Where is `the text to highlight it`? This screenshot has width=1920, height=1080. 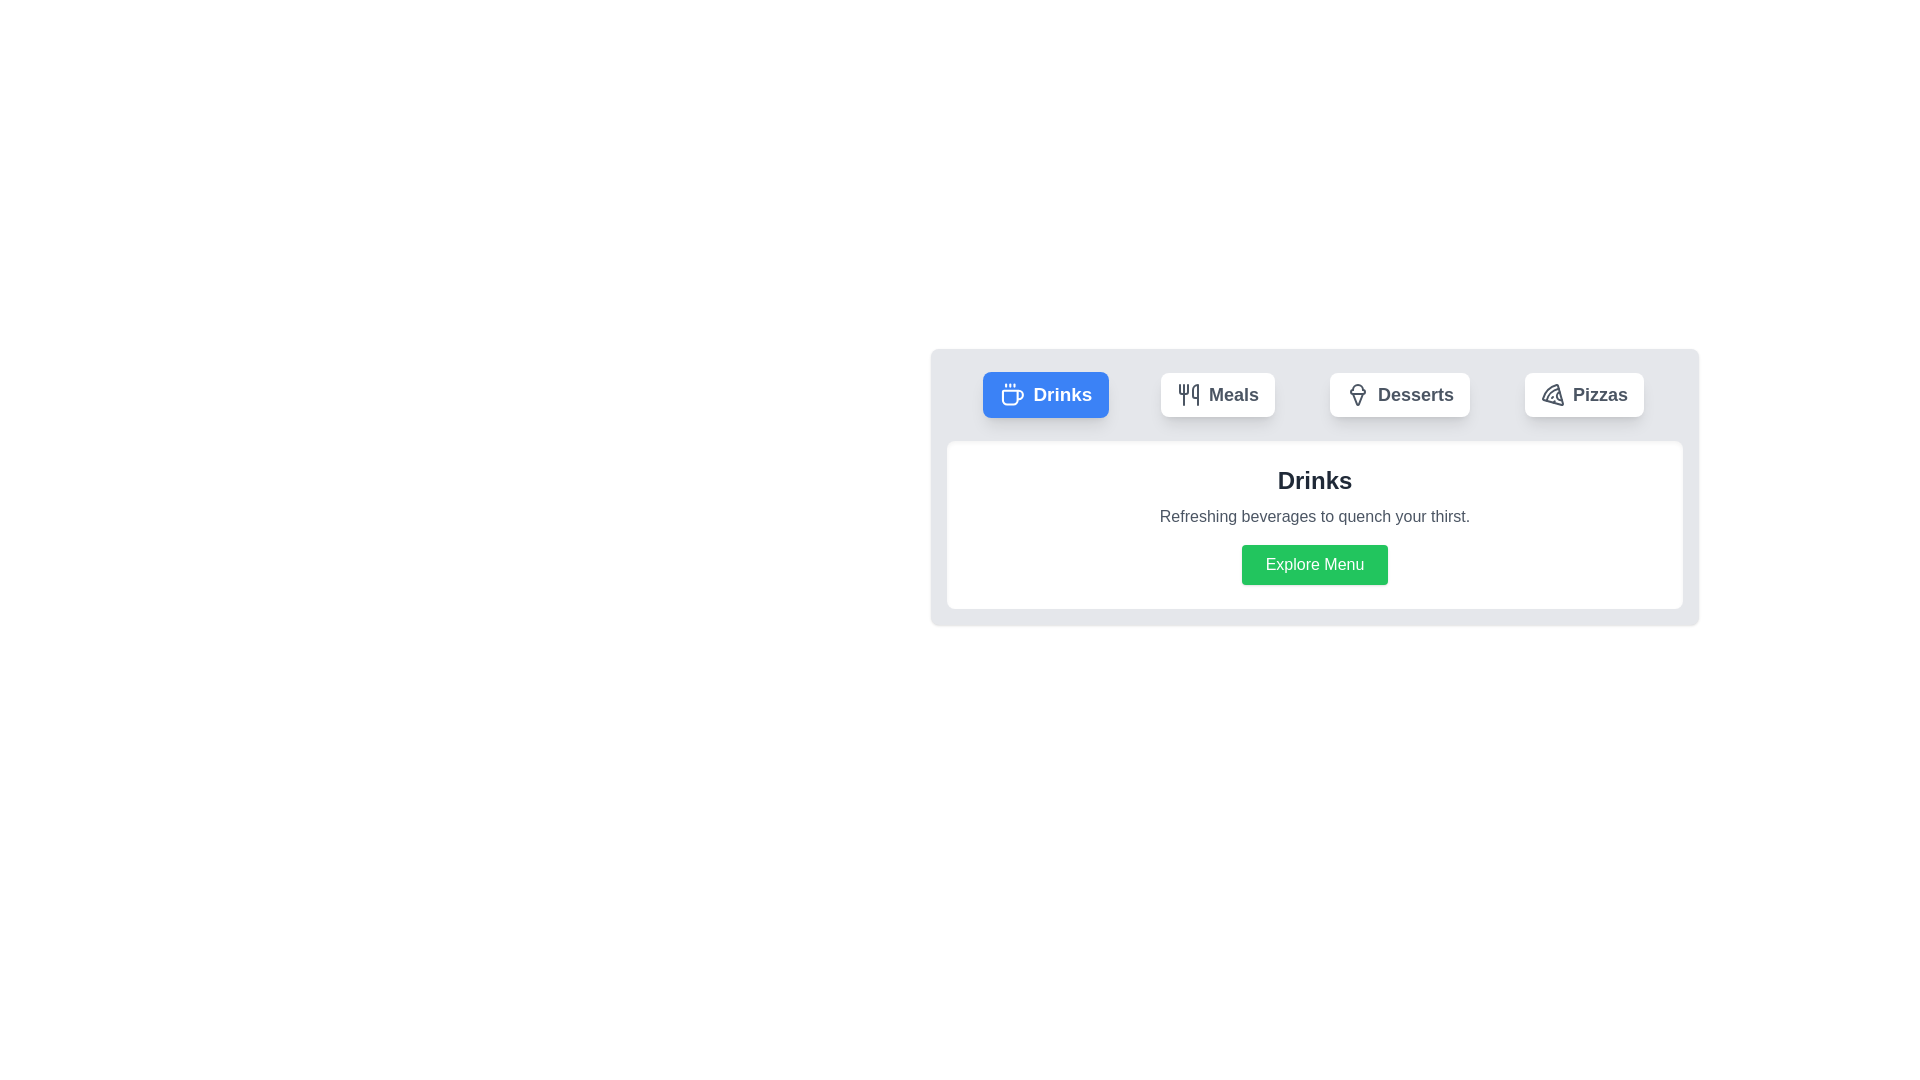
the text to highlight it is located at coordinates (1045, 394).